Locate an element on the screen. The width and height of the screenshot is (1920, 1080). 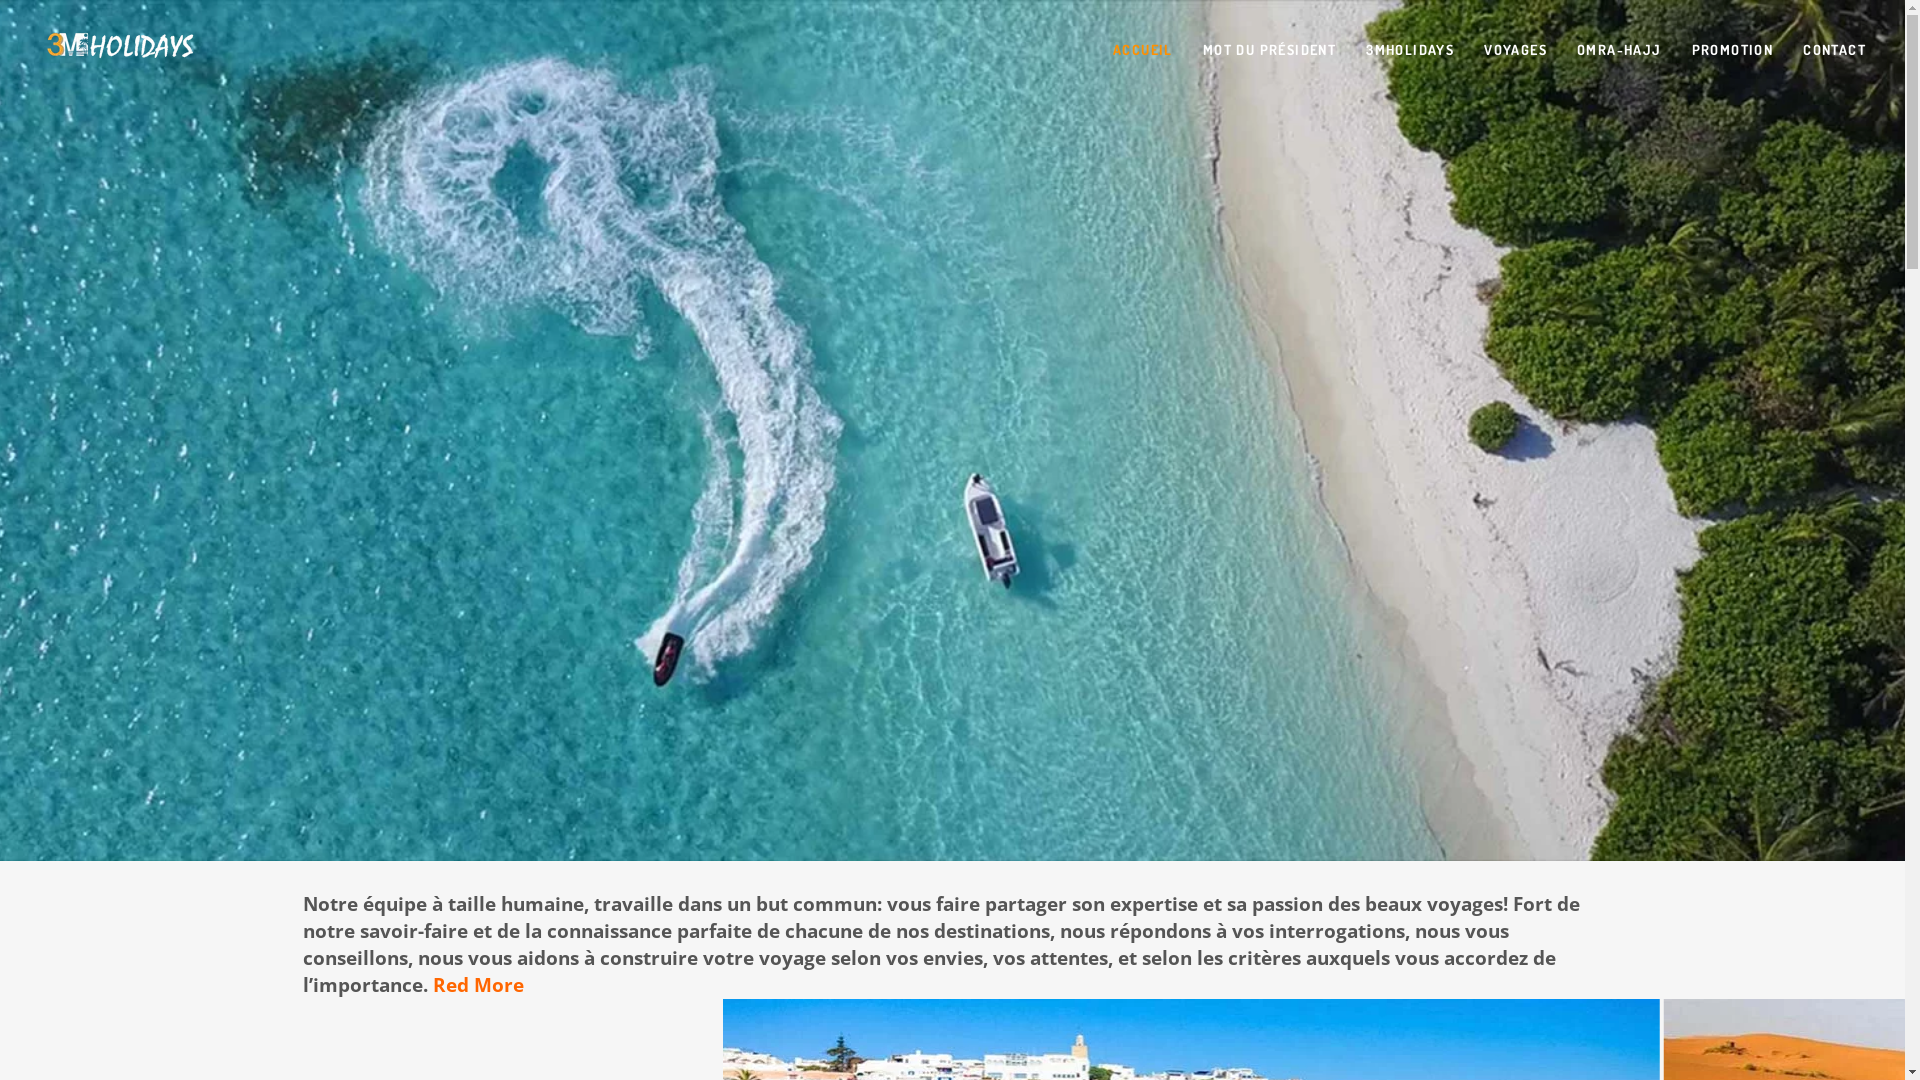
'CONTACT' is located at coordinates (1834, 49).